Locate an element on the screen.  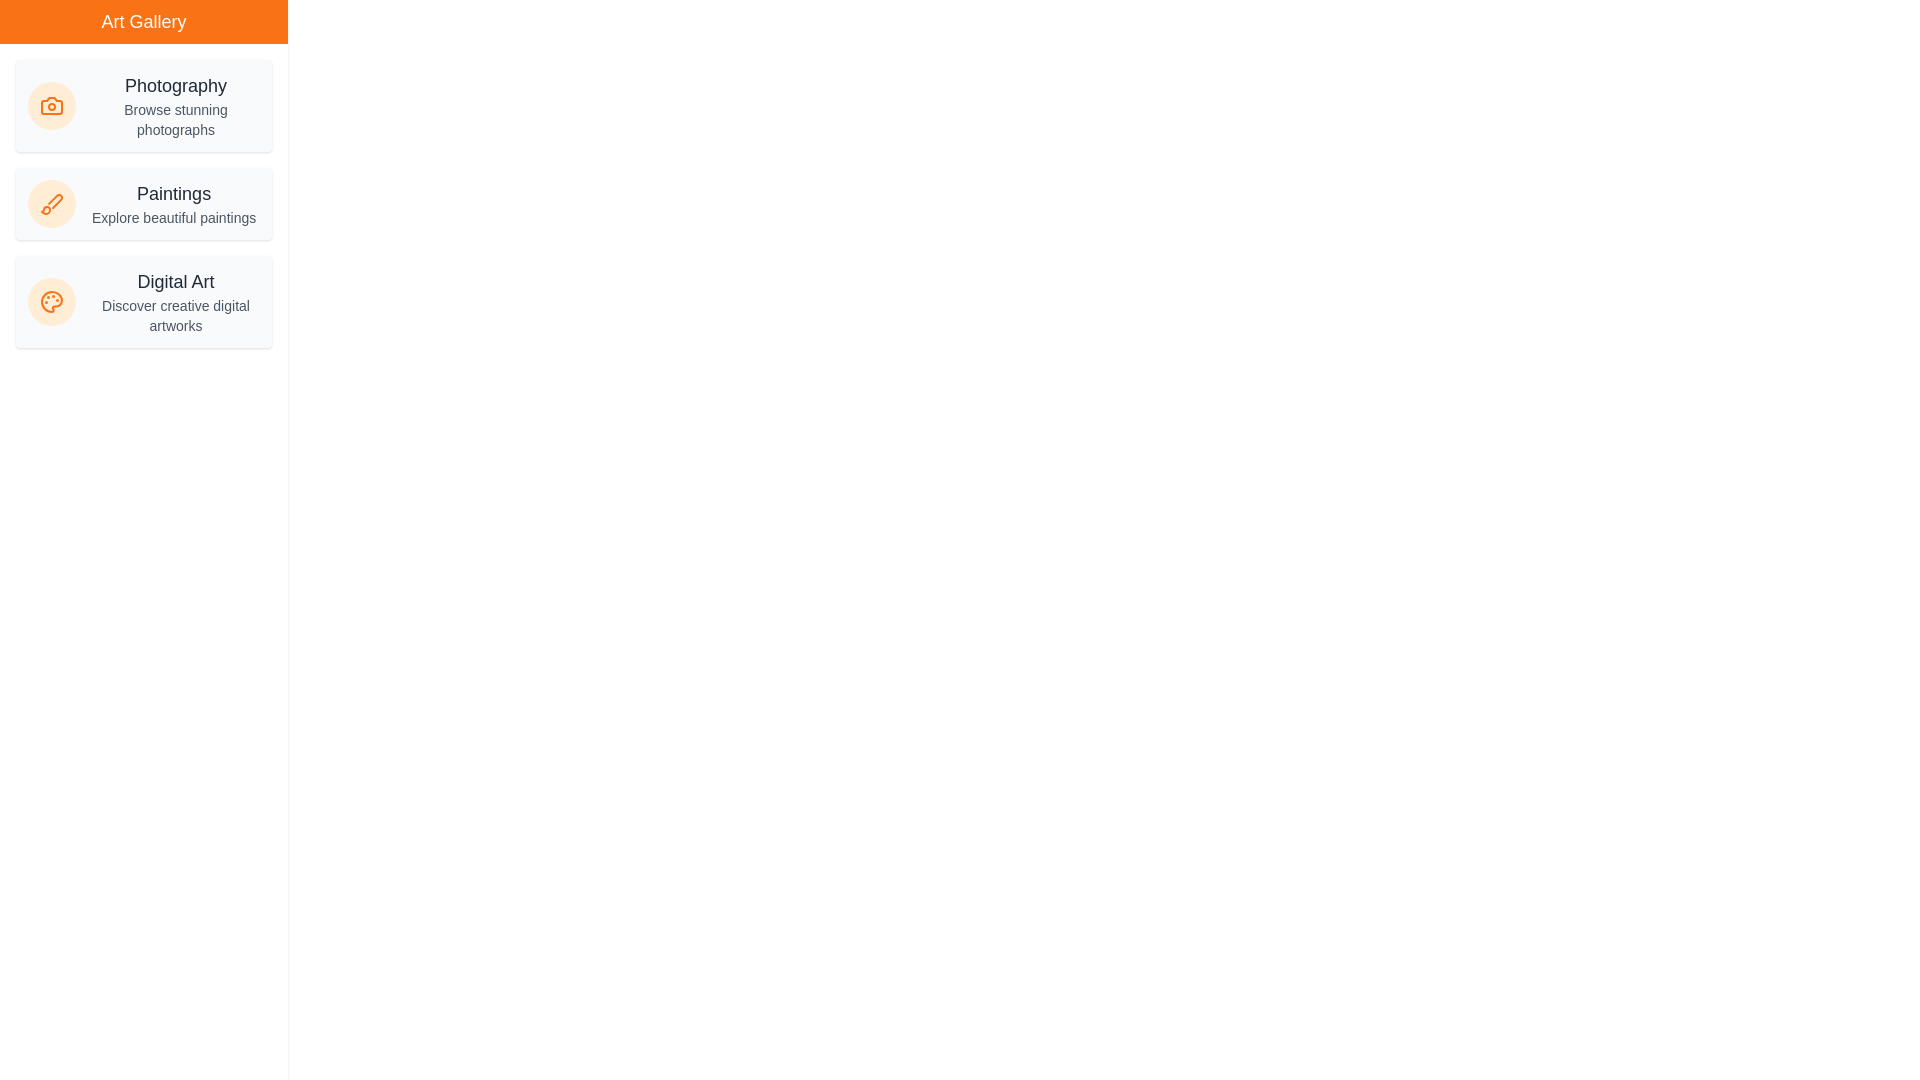
the icon of the selected category Digital Art is located at coordinates (52, 301).